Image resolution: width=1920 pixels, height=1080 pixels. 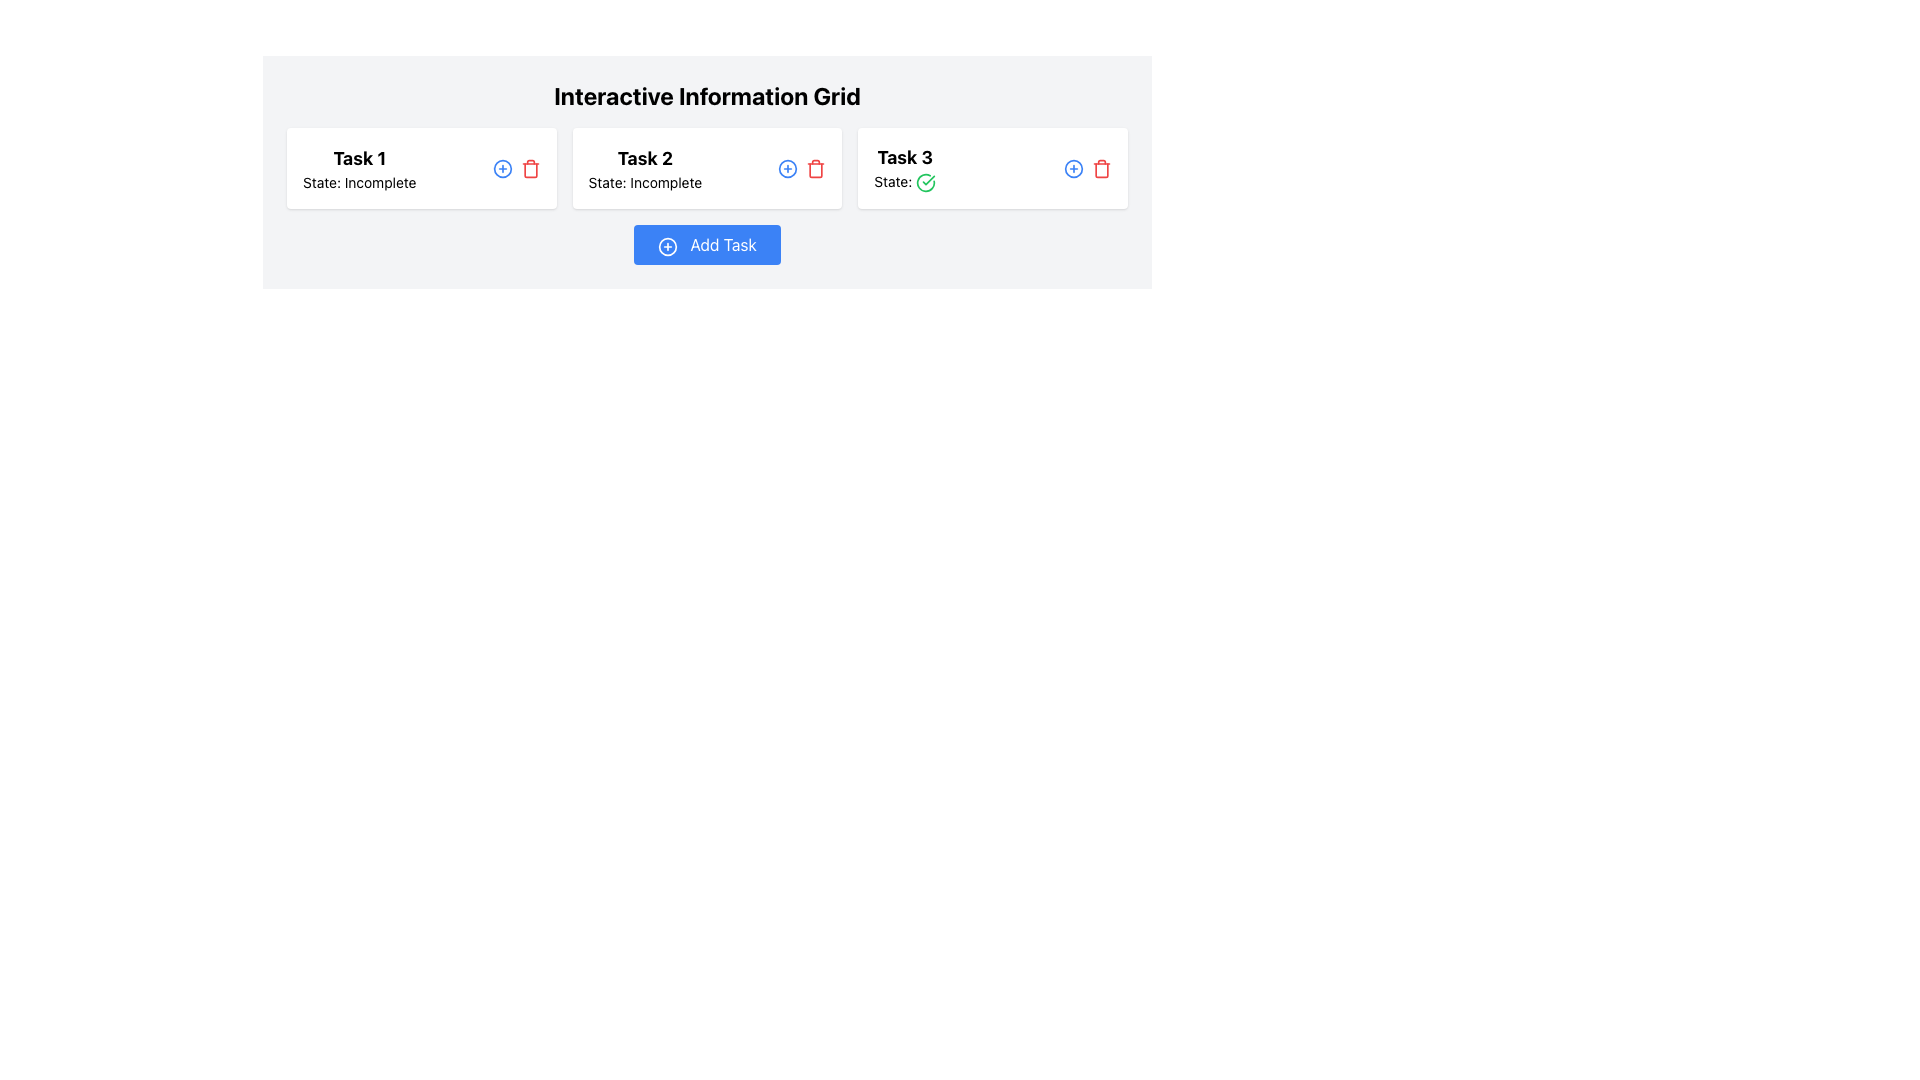 What do you see at coordinates (707, 96) in the screenshot?
I see `the bold heading text element displaying 'Interactive Information Grid' located at the top-center of the interface, above the task cards and 'Add Task' button` at bounding box center [707, 96].